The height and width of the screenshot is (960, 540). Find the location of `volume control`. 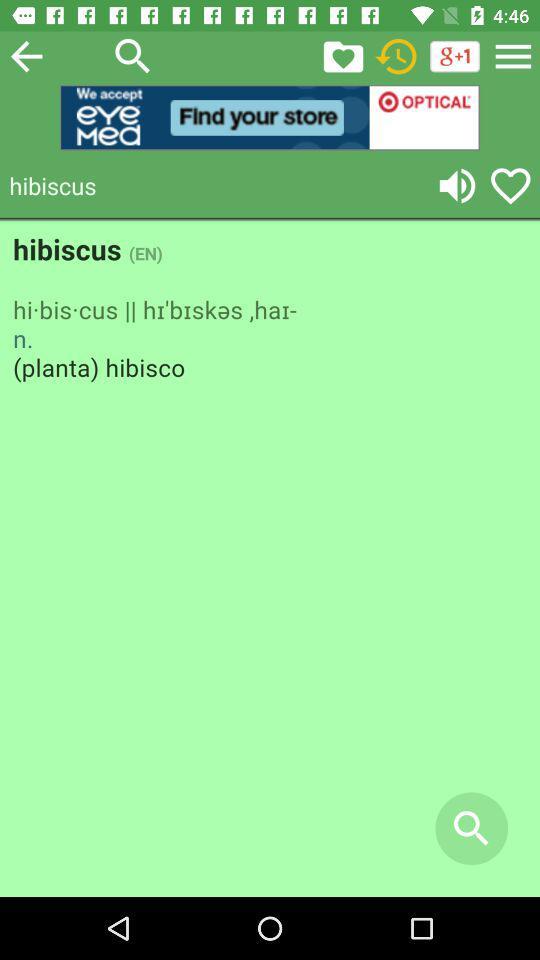

volume control is located at coordinates (457, 185).